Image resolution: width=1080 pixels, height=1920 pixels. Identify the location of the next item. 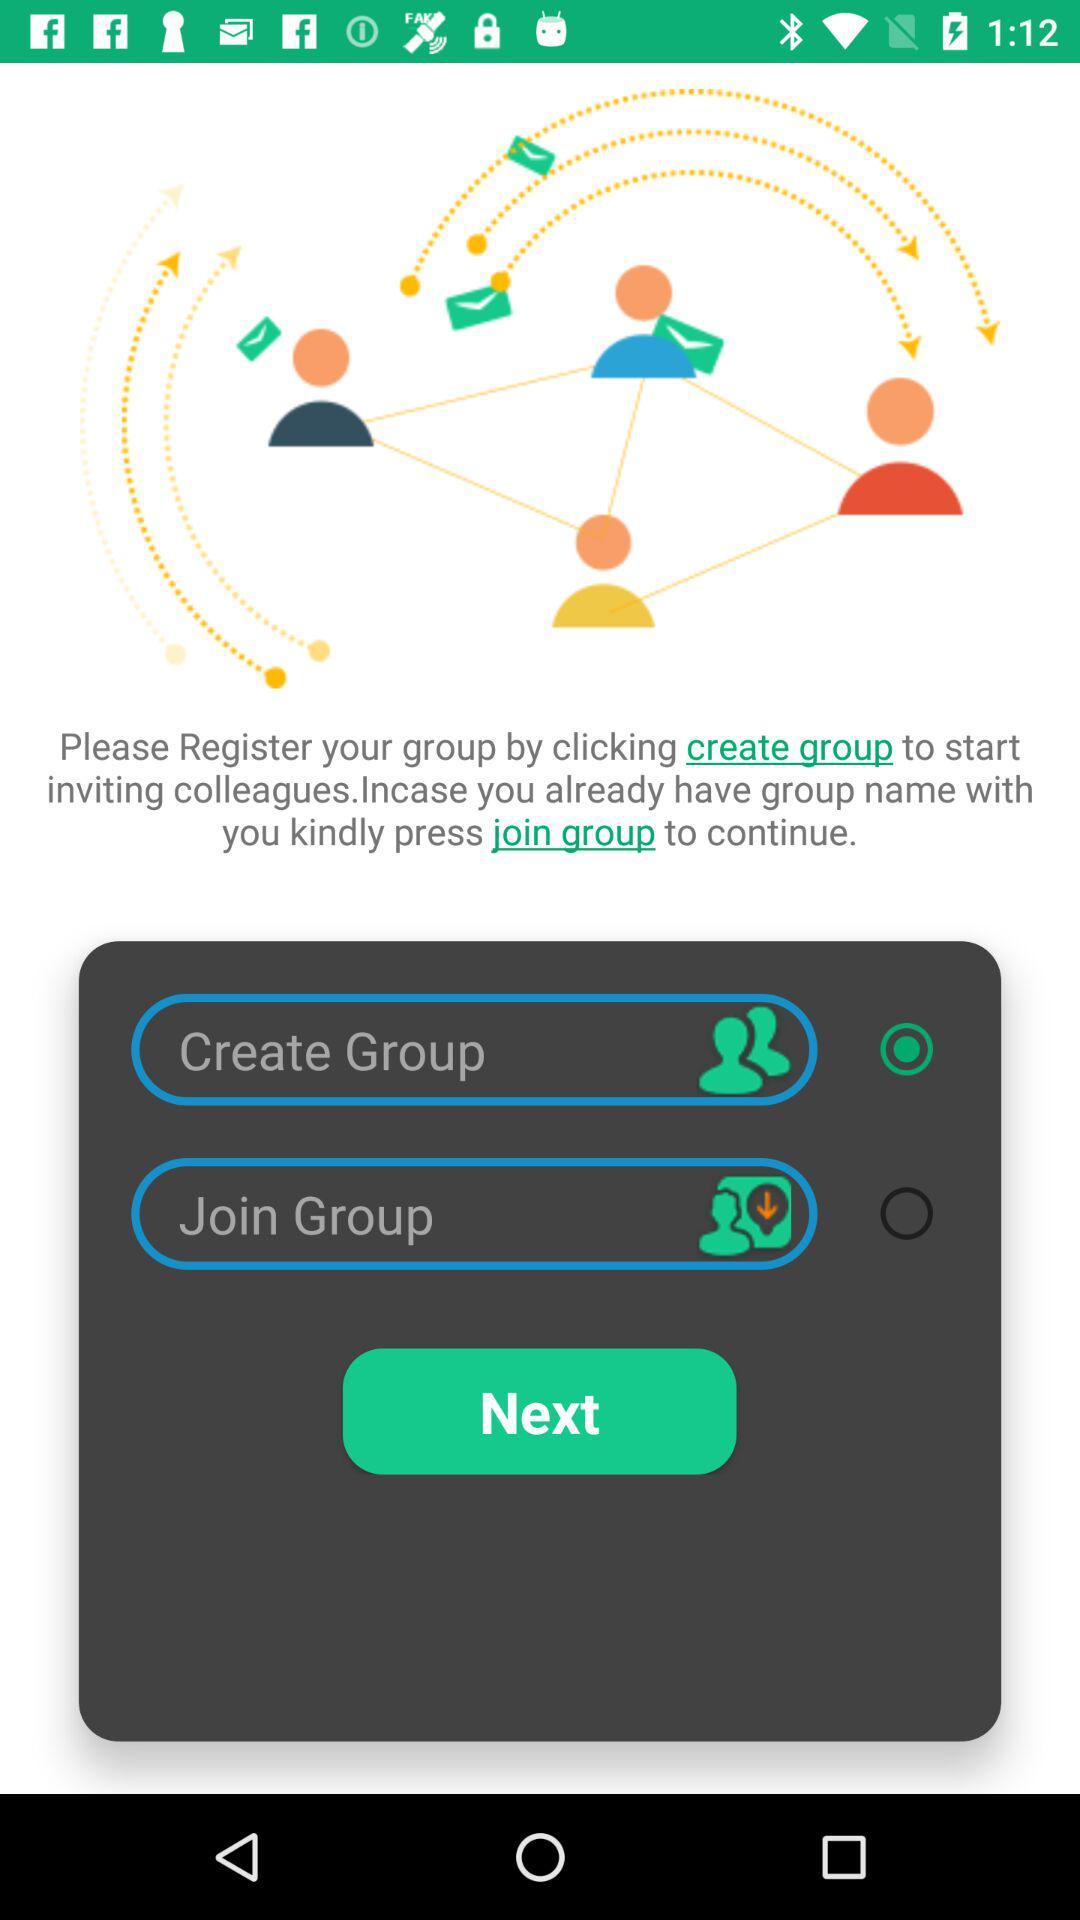
(538, 1410).